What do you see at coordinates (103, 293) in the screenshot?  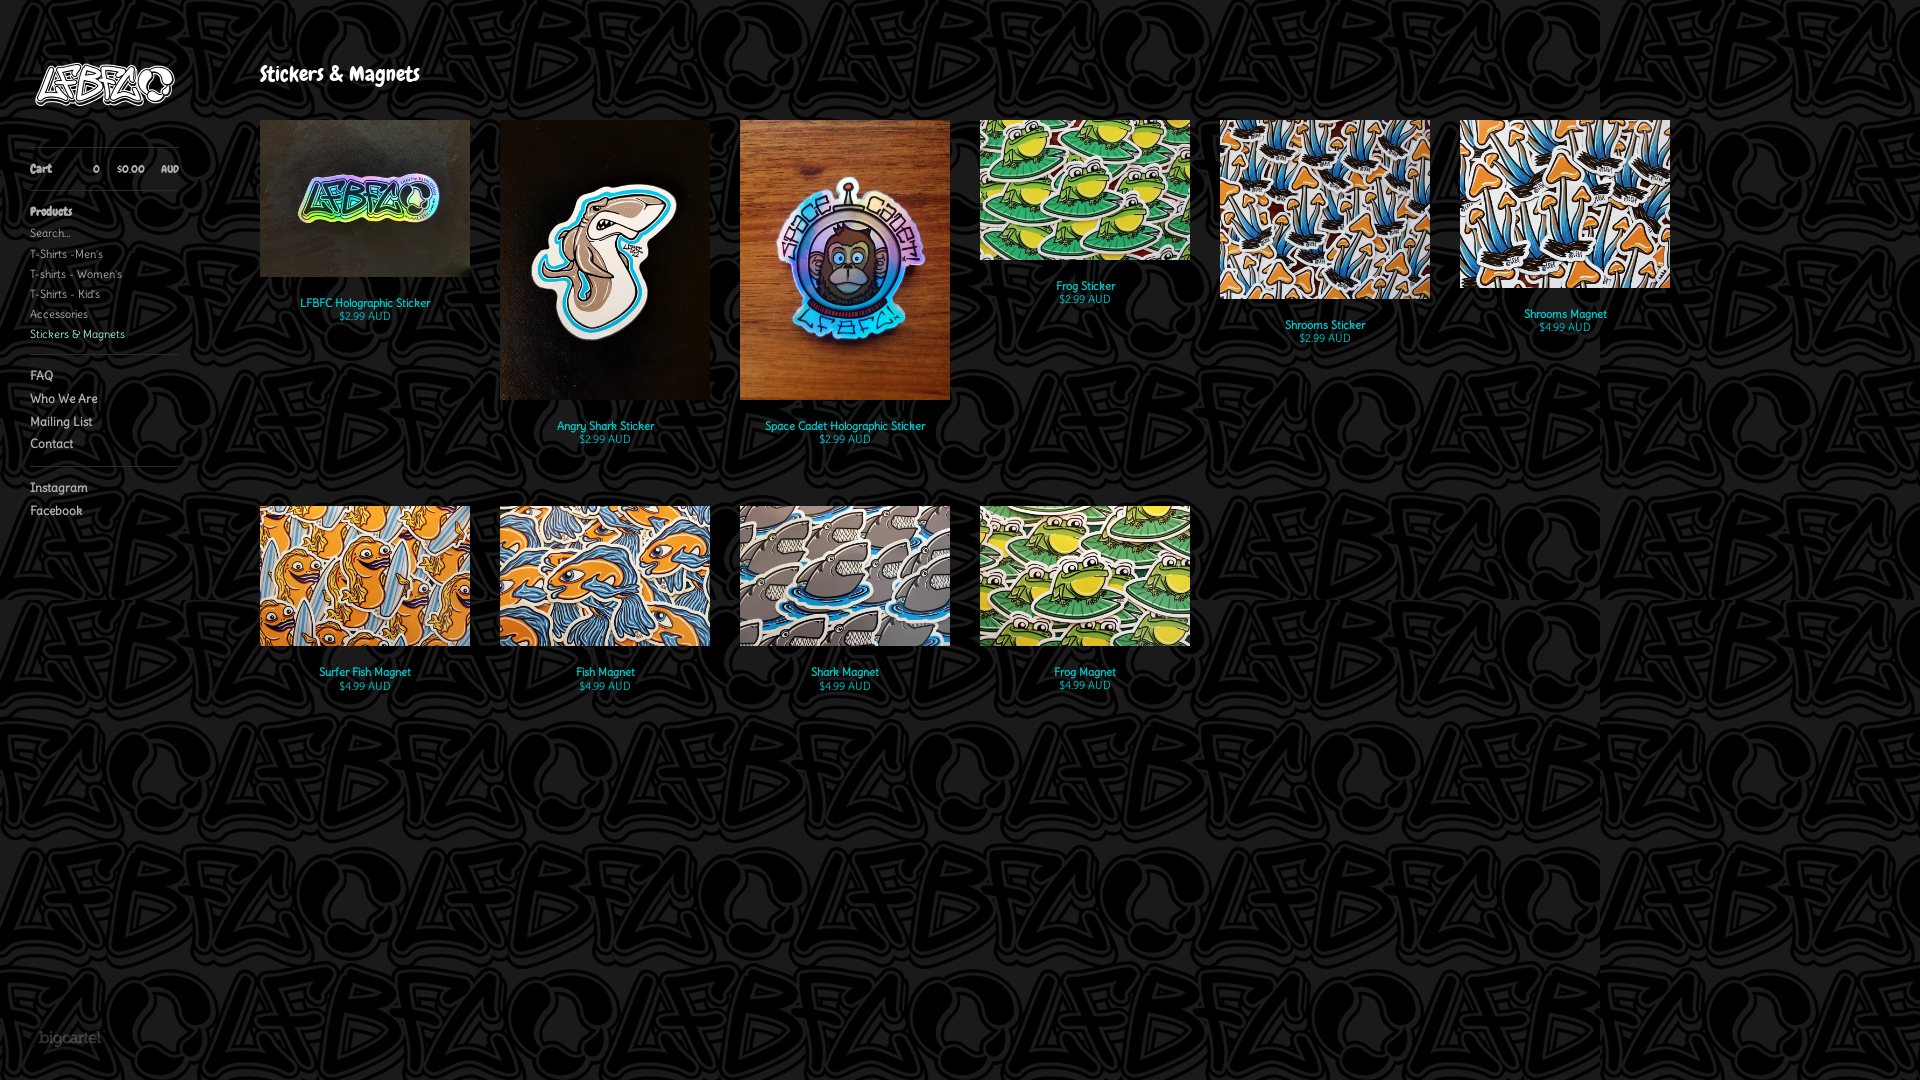 I see `'T-Shirts - Kid's'` at bounding box center [103, 293].